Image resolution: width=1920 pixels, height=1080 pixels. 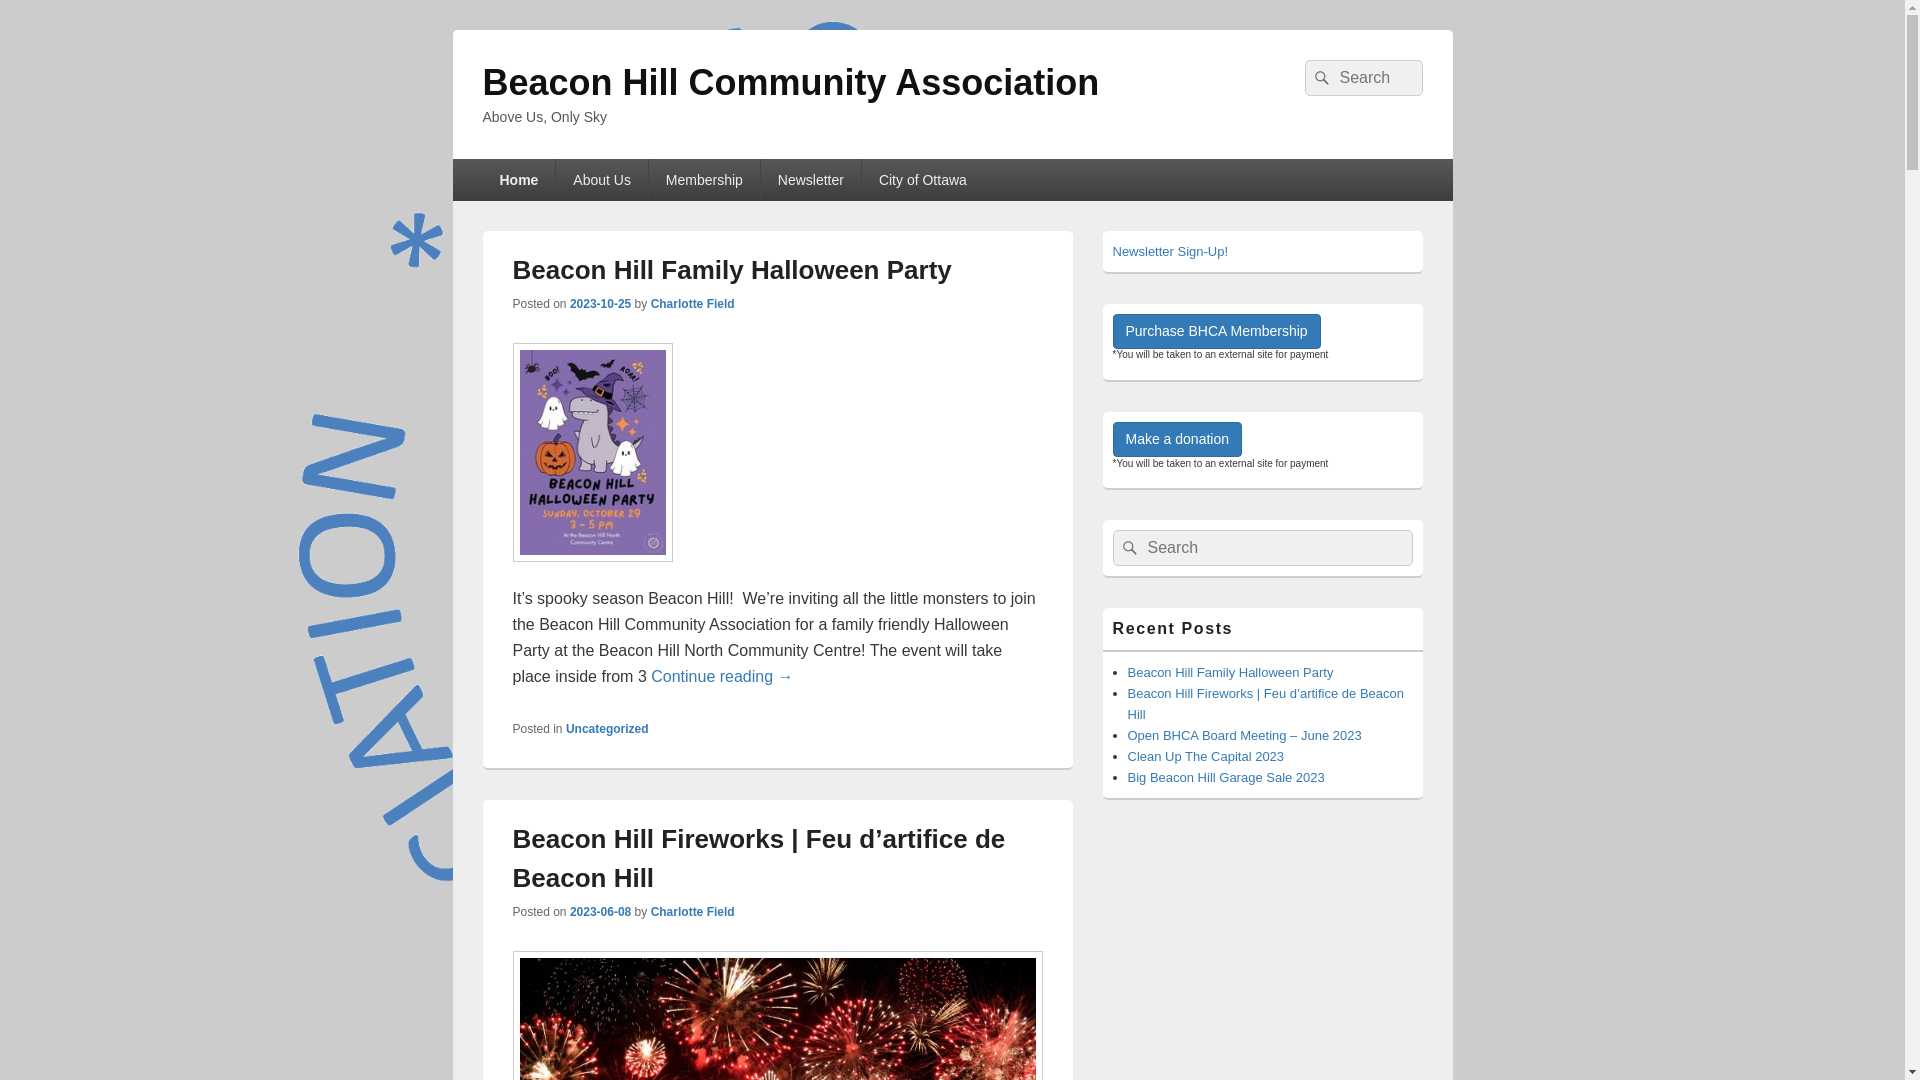 What do you see at coordinates (599, 911) in the screenshot?
I see `'2023-06-08'` at bounding box center [599, 911].